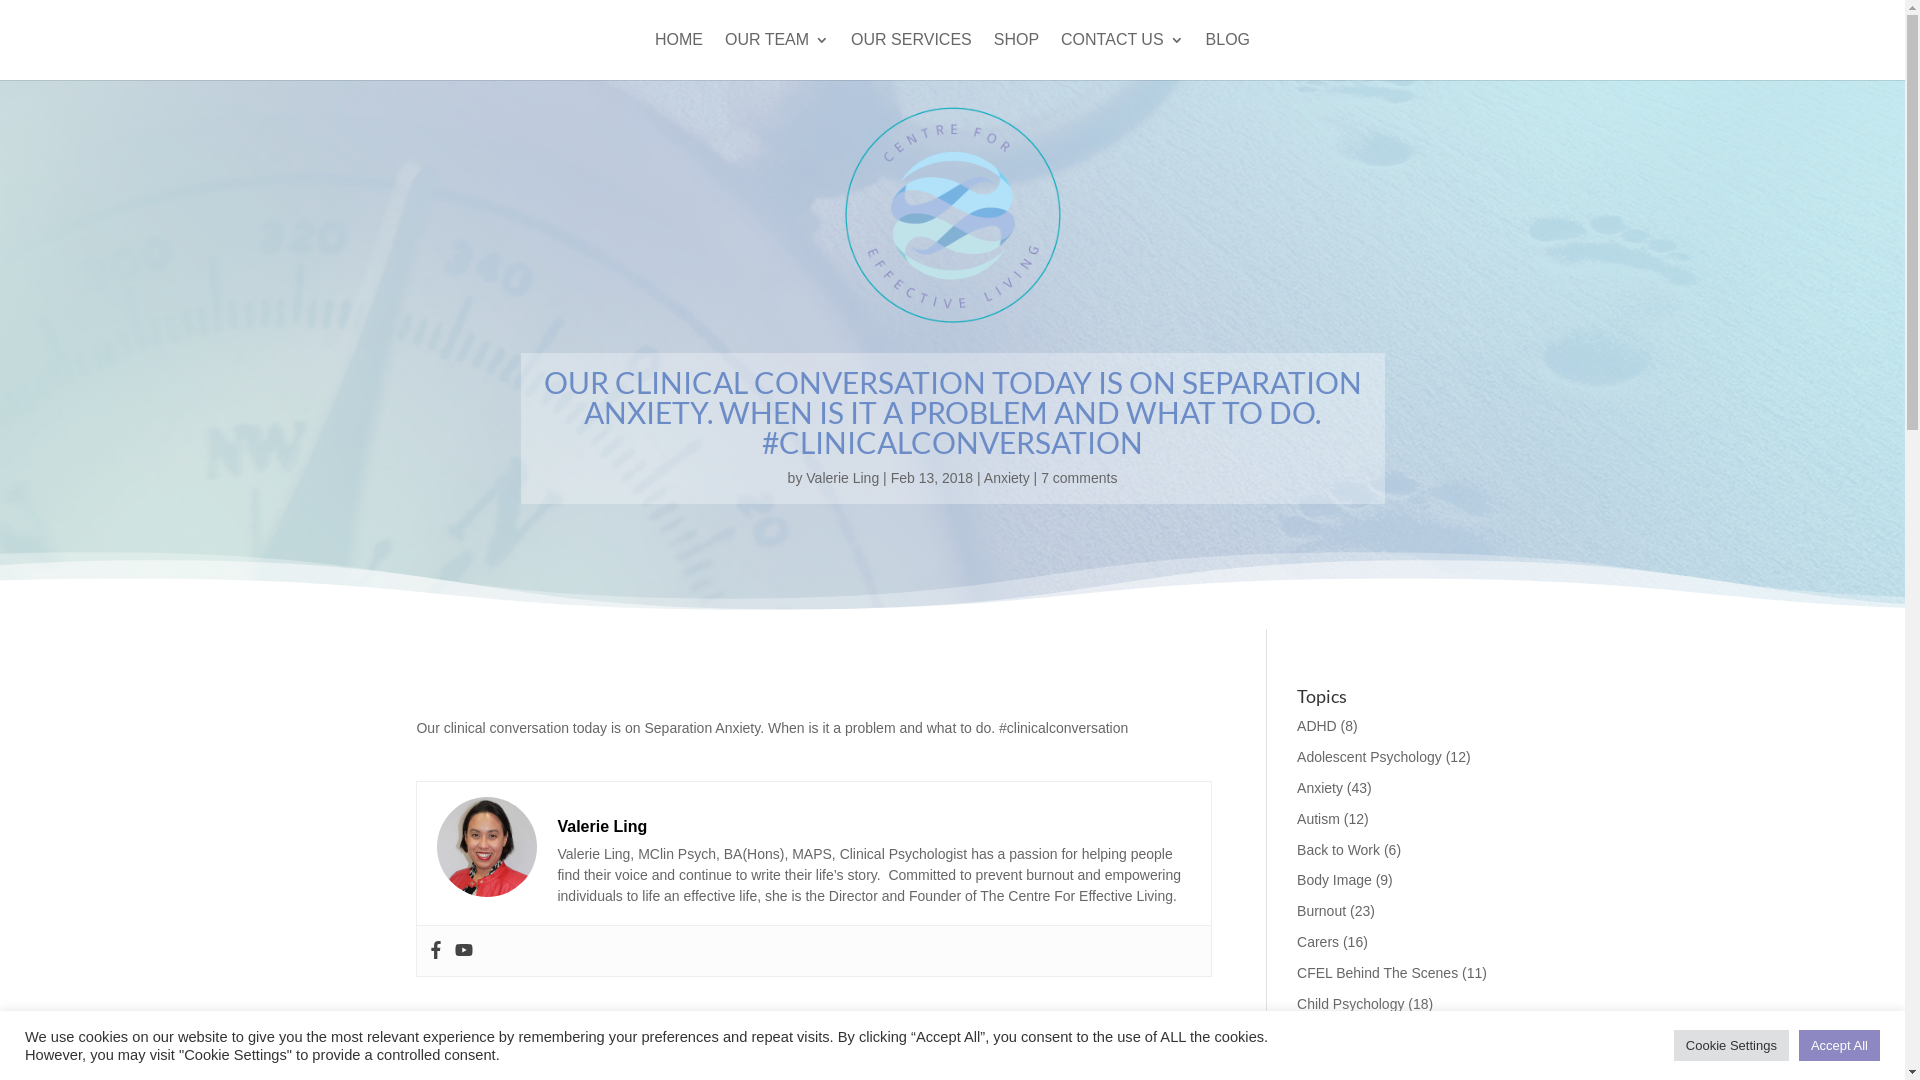 The image size is (1920, 1080). What do you see at coordinates (776, 55) in the screenshot?
I see `'OUR TEAM'` at bounding box center [776, 55].